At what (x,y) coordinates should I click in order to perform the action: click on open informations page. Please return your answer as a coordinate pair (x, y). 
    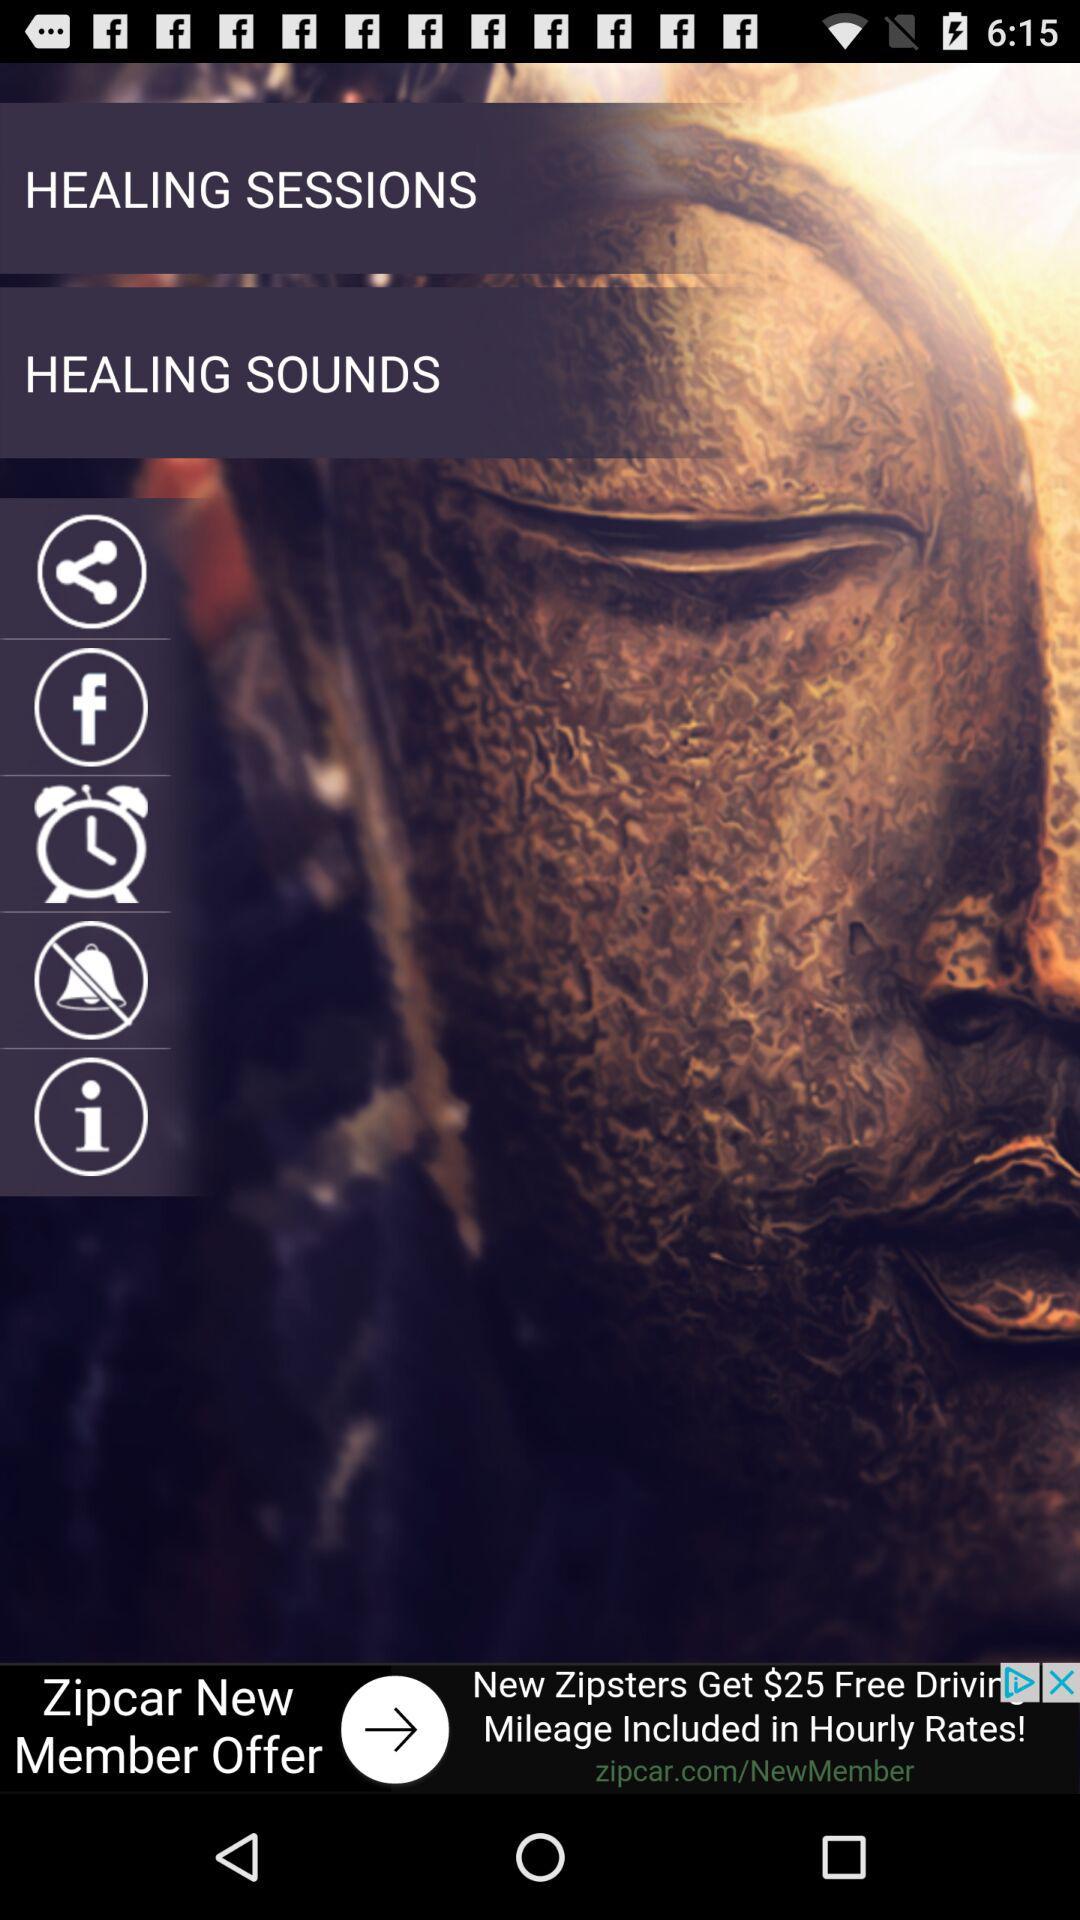
    Looking at the image, I should click on (91, 1115).